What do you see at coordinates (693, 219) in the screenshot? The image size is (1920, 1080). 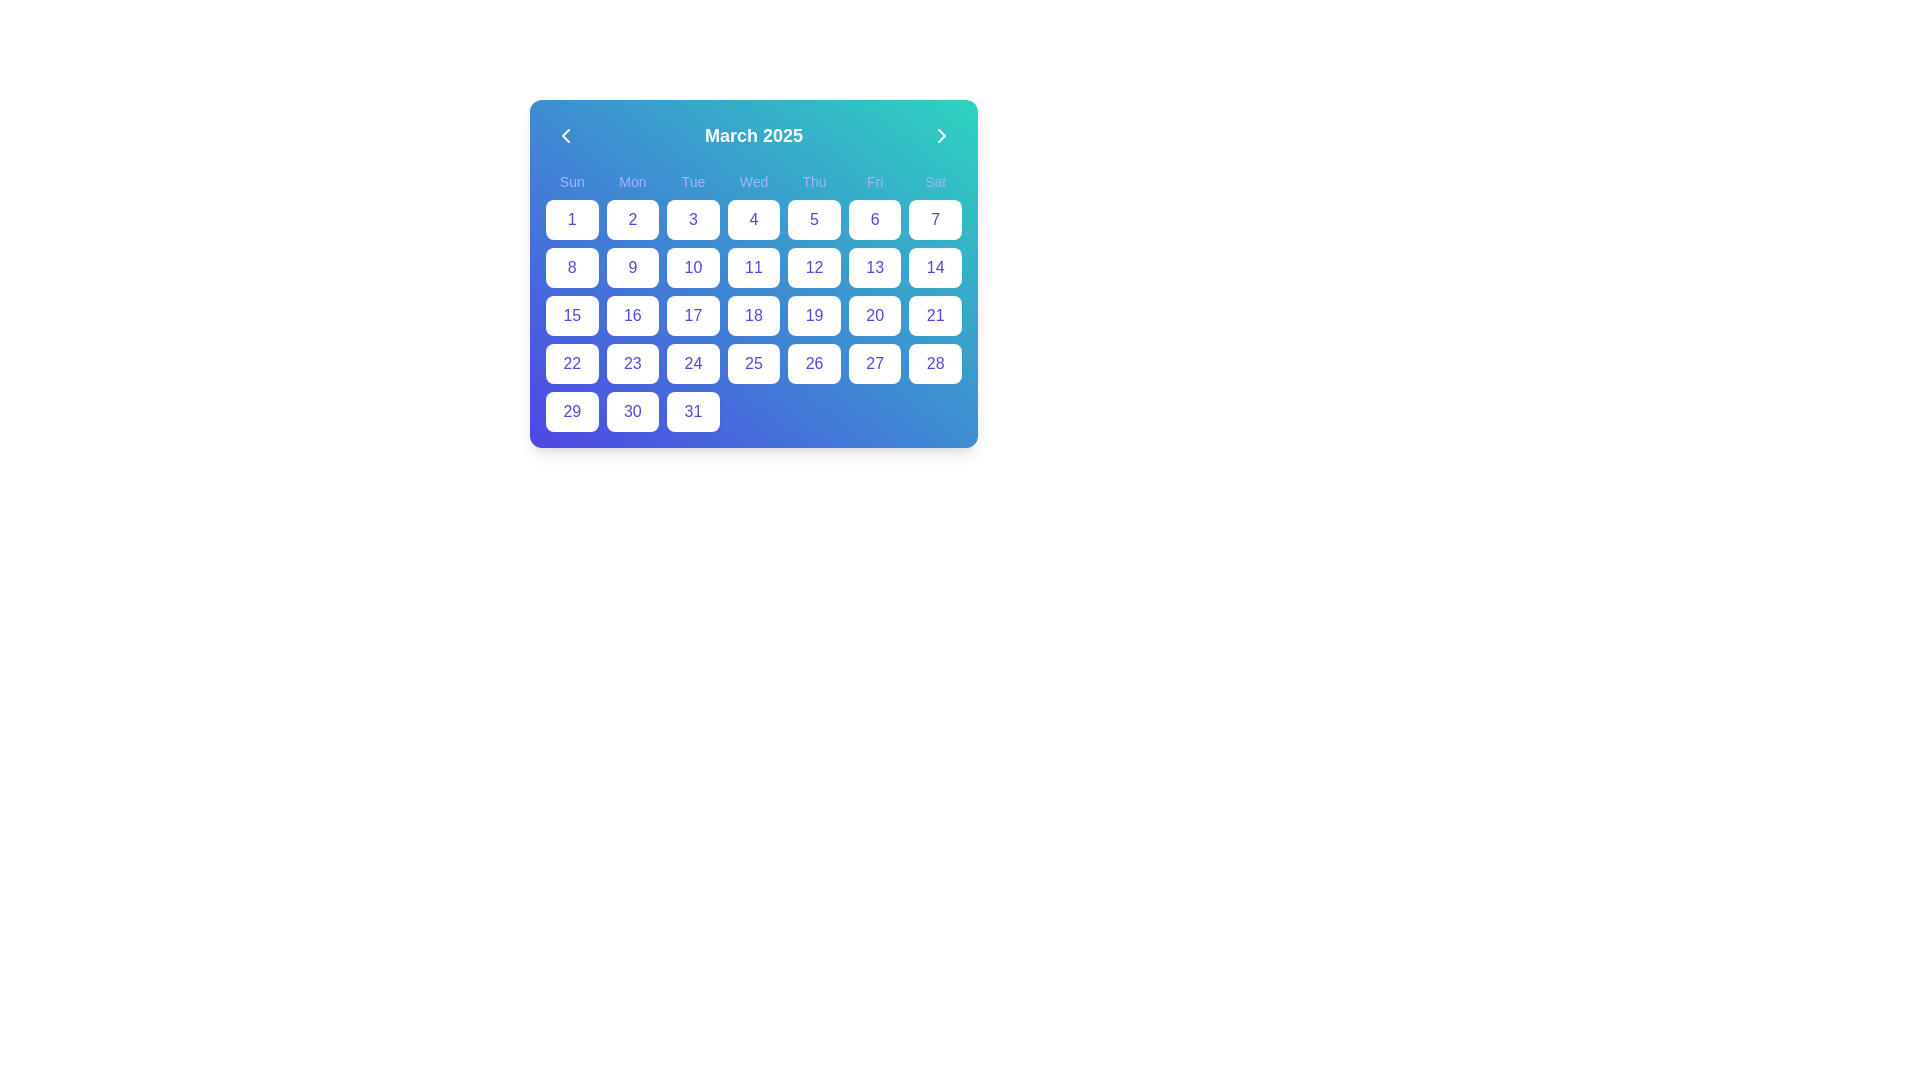 I see `the button representing the third day of the month in the calendar interface` at bounding box center [693, 219].